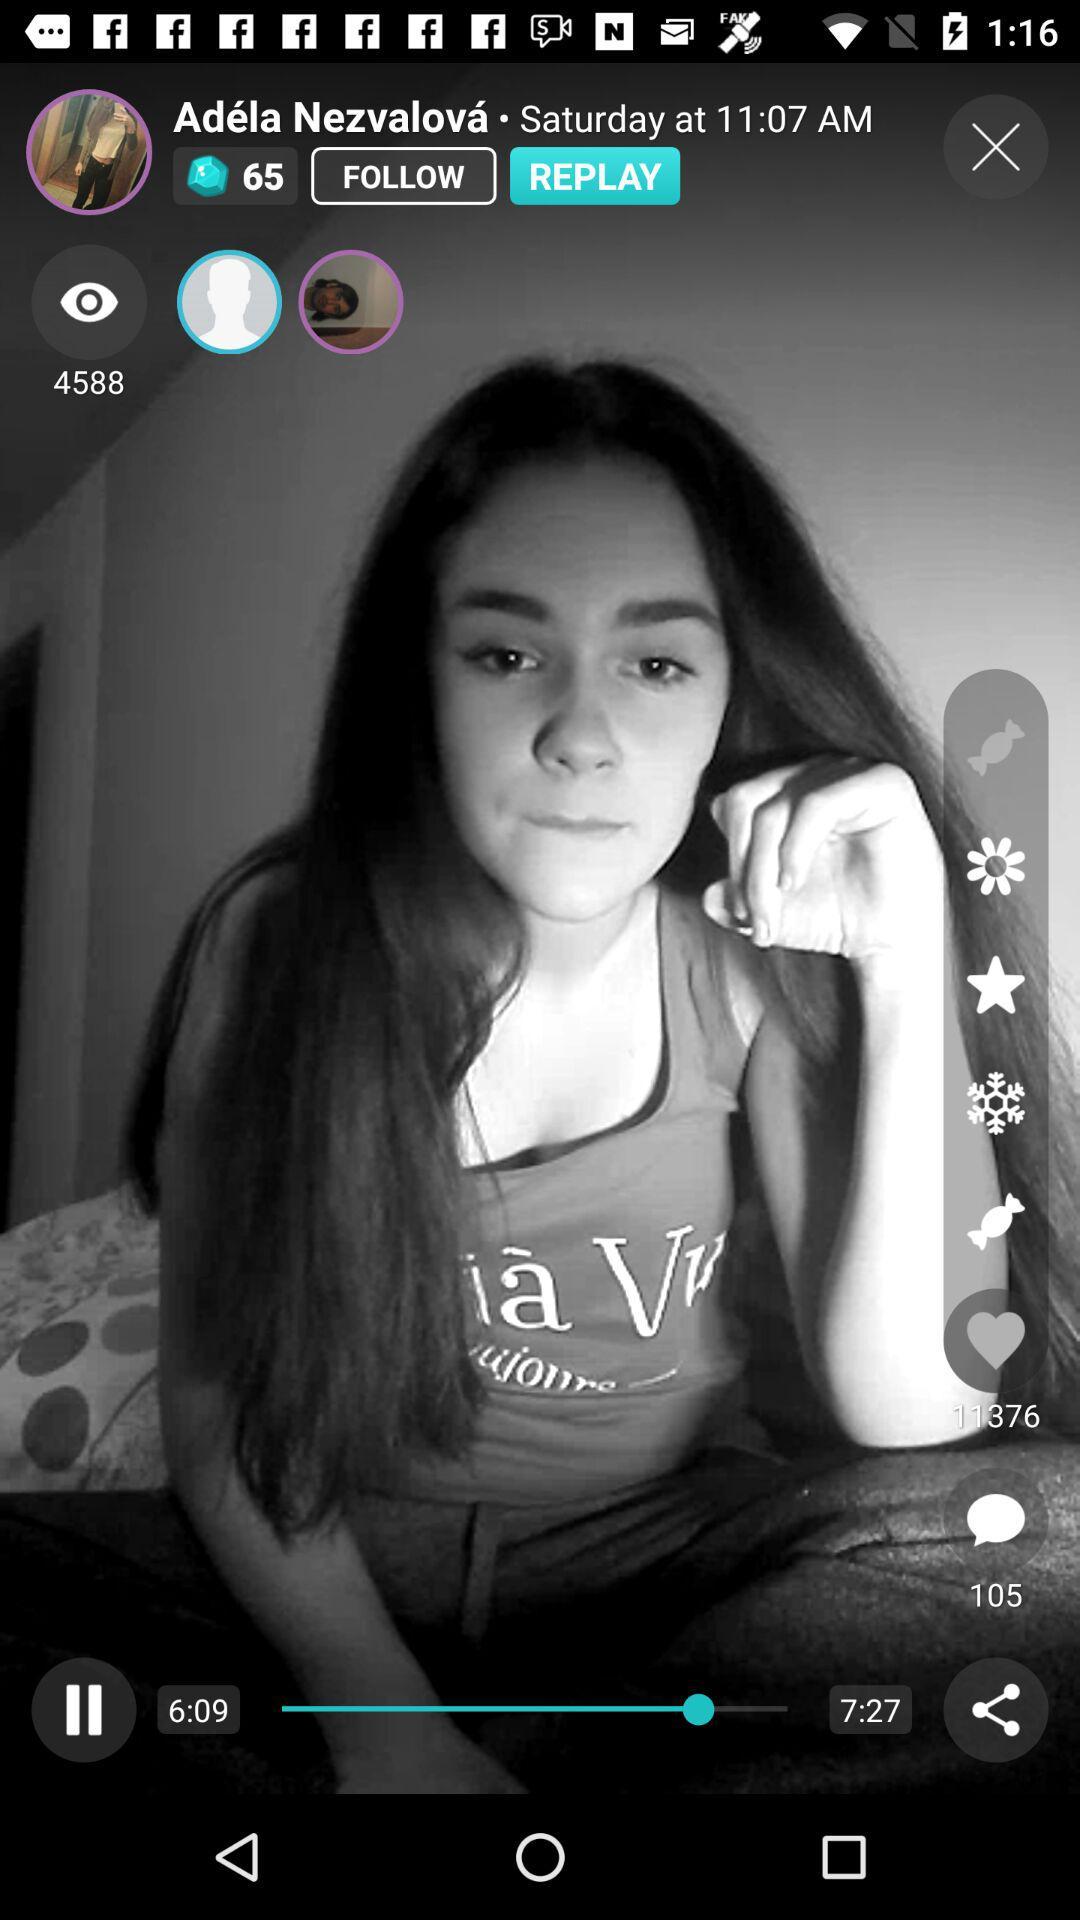 The image size is (1080, 1920). I want to click on share, so click(995, 1708).